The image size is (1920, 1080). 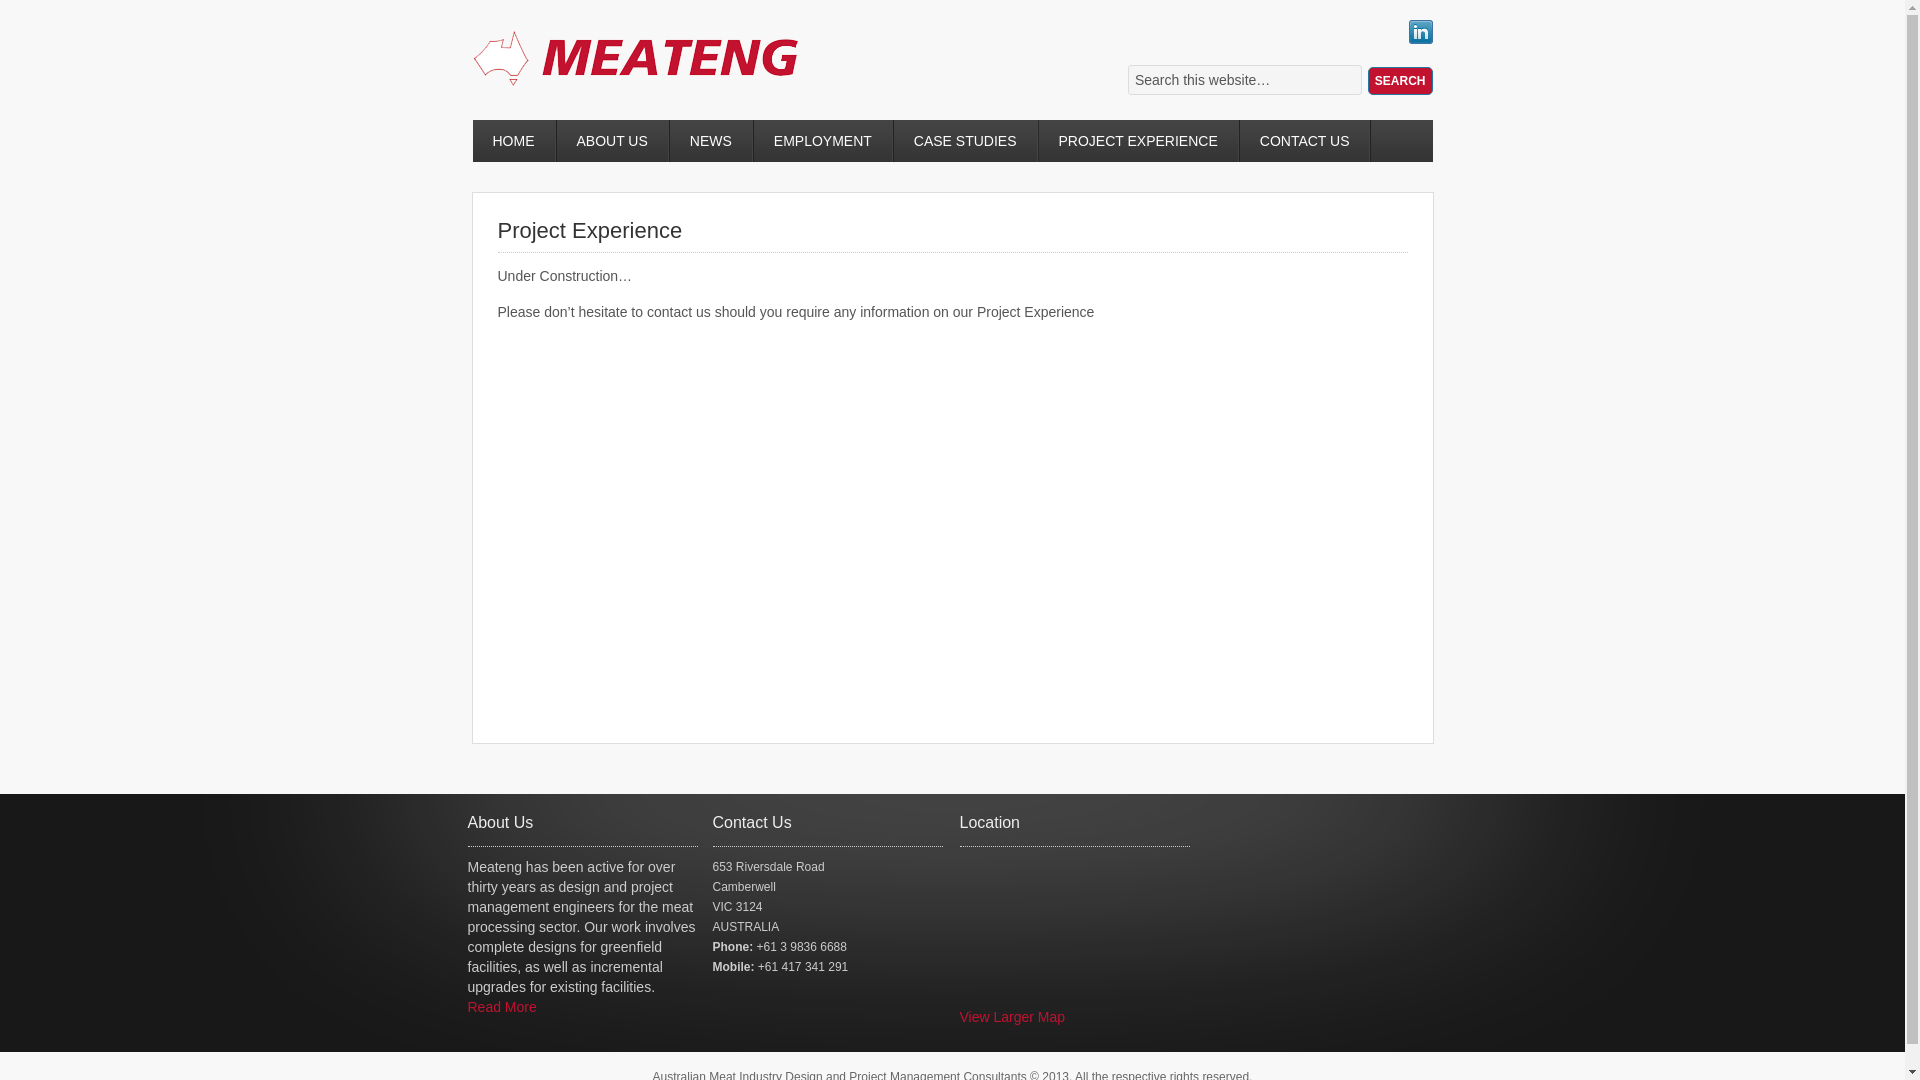 What do you see at coordinates (1419, 38) in the screenshot?
I see `'Join Us on LinkedIn!'` at bounding box center [1419, 38].